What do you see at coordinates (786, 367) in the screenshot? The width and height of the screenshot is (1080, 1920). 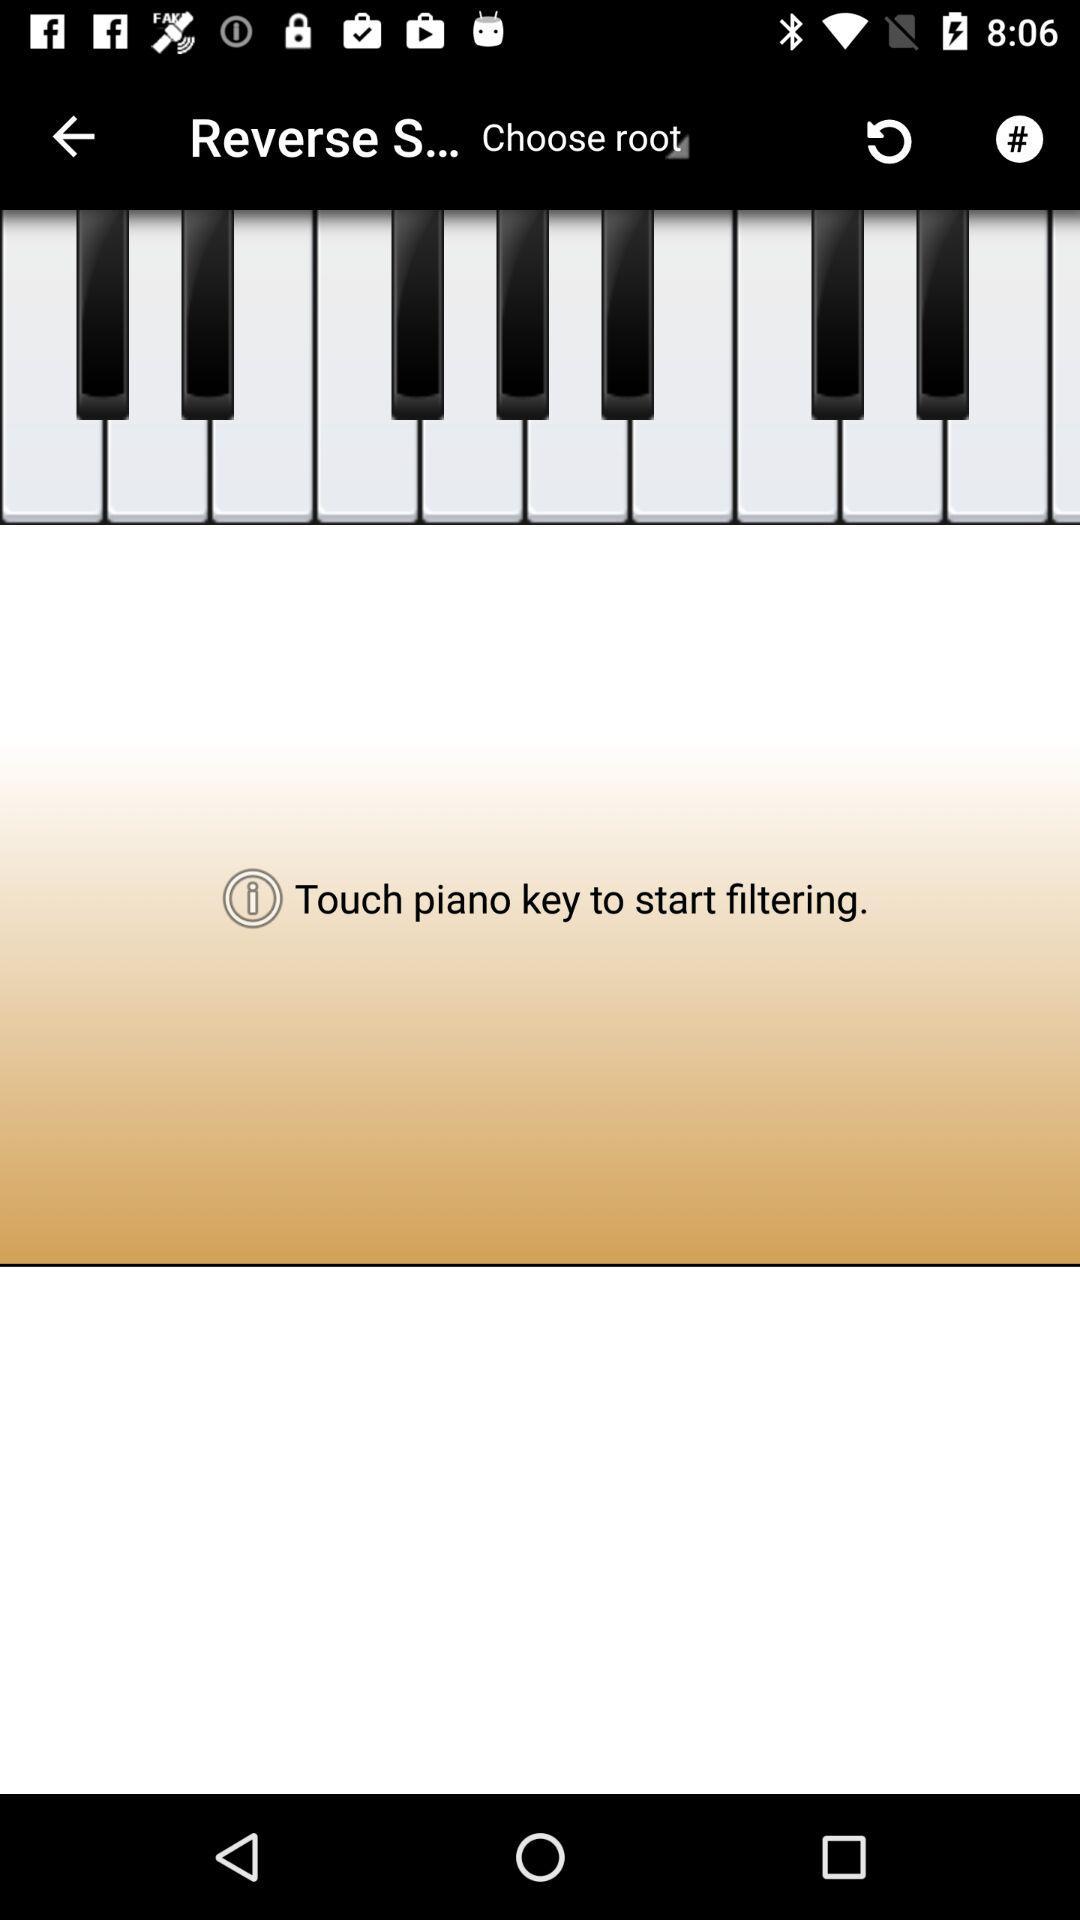 I see `start filtering` at bounding box center [786, 367].